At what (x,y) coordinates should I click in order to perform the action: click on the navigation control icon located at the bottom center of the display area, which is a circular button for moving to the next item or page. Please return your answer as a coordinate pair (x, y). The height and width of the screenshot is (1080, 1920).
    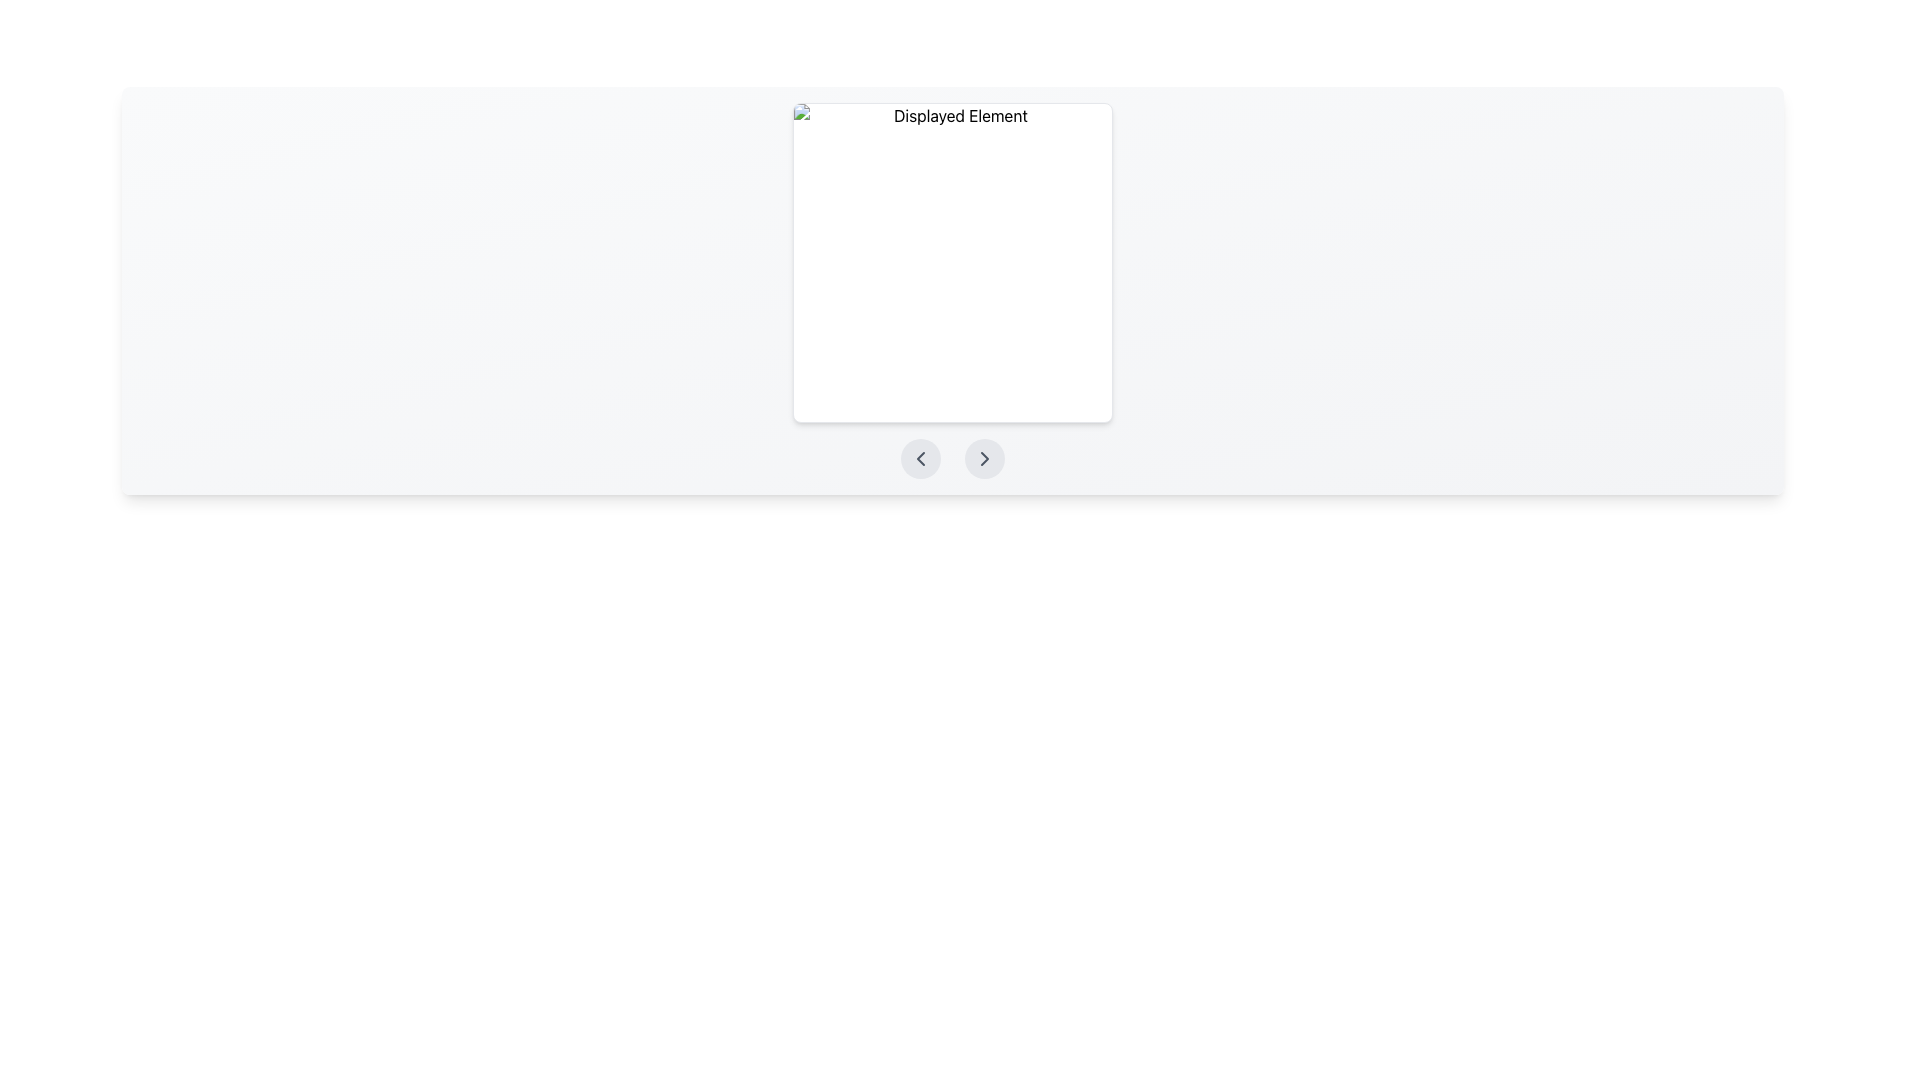
    Looking at the image, I should click on (984, 459).